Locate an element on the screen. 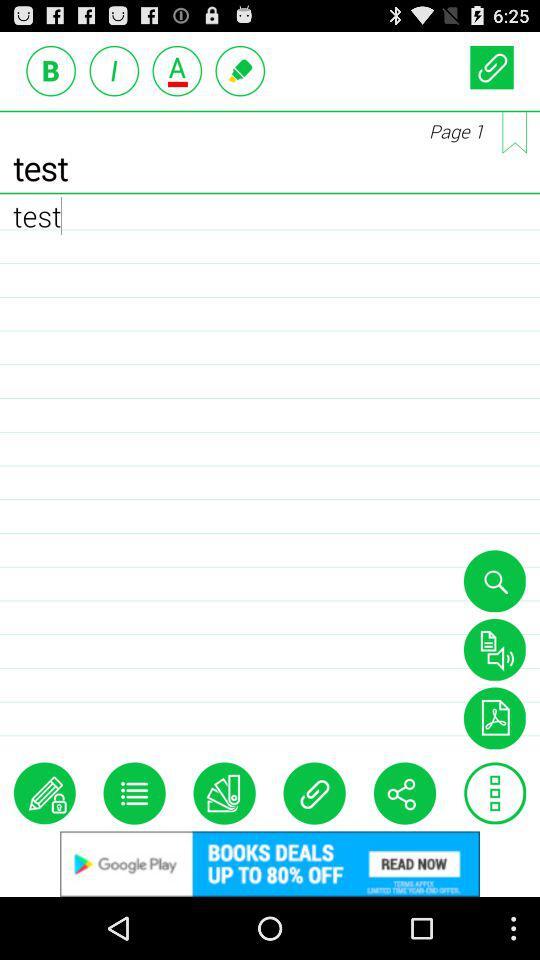  the search icon is located at coordinates (493, 620).